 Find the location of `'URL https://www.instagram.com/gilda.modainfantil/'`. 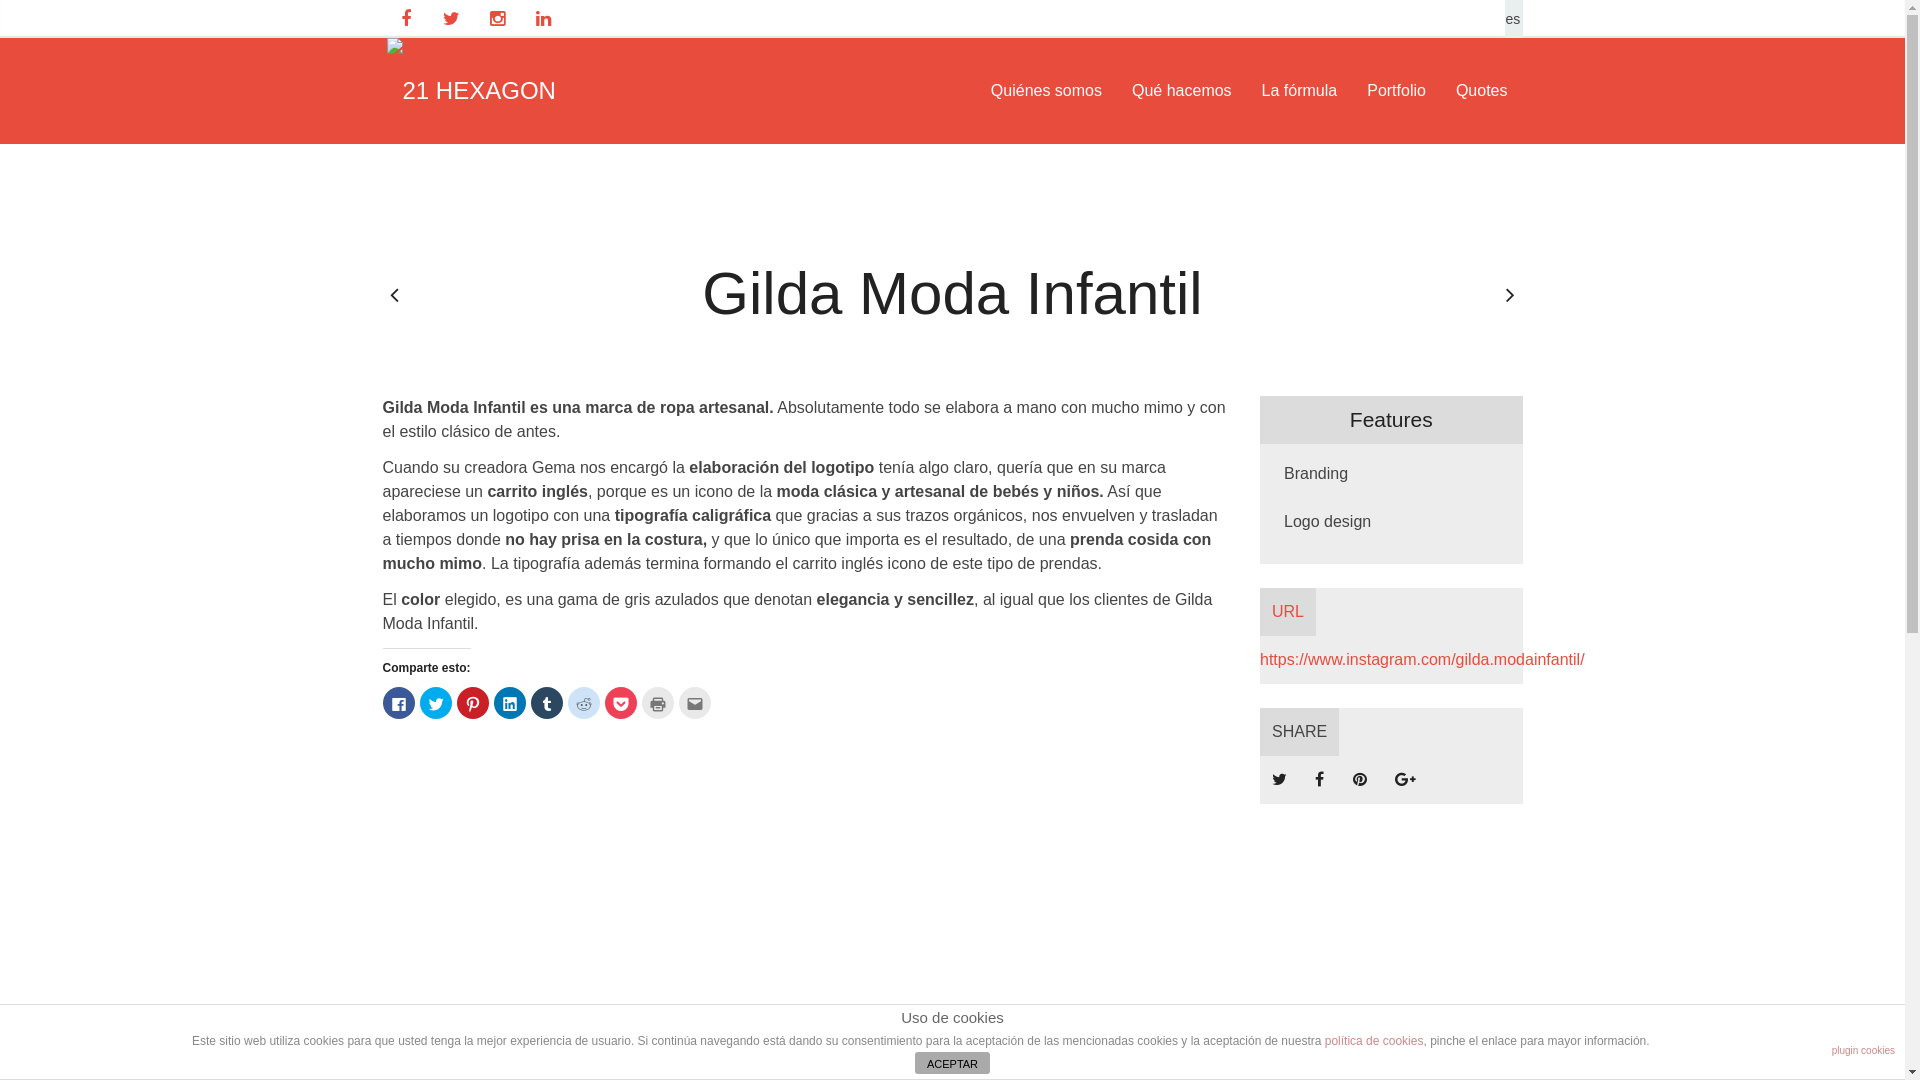

'URL https://www.instagram.com/gilda.modainfantil/' is located at coordinates (1390, 636).